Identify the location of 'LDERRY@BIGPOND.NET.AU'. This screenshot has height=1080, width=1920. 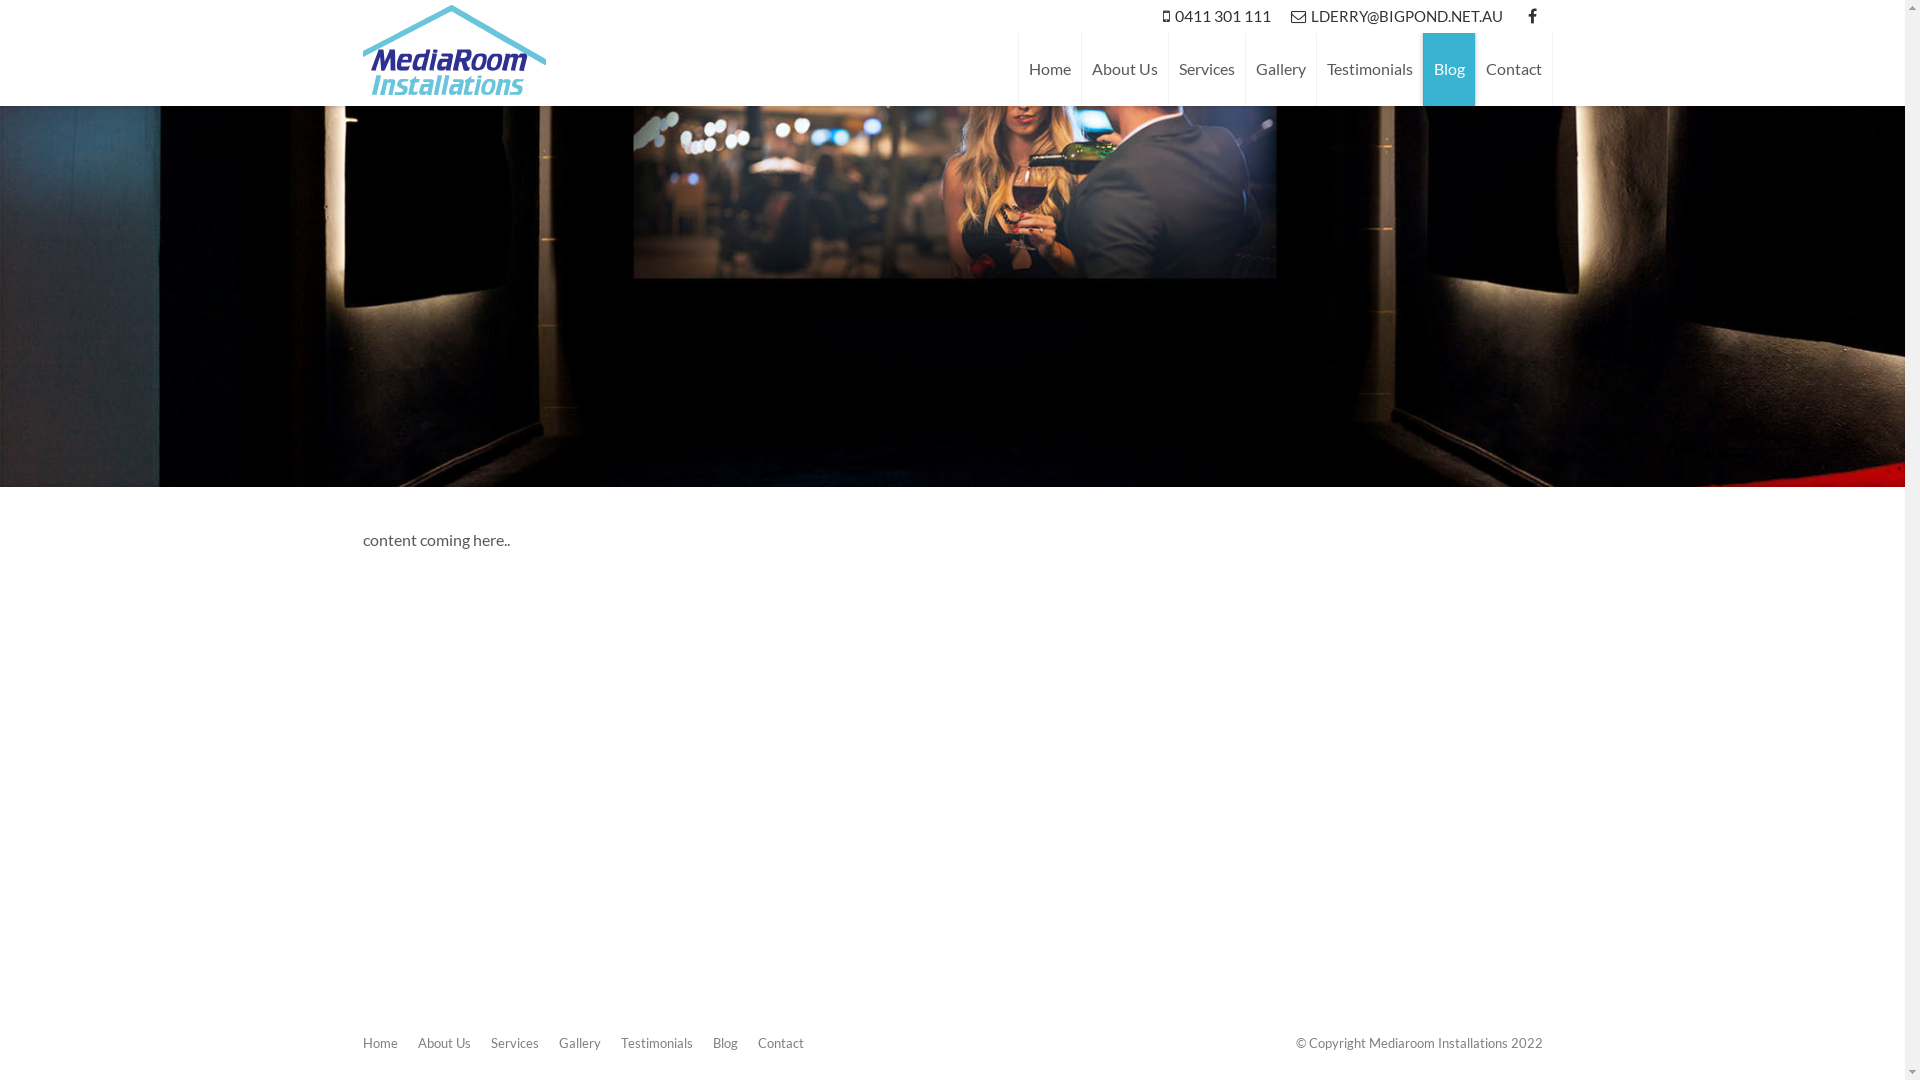
(1280, 16).